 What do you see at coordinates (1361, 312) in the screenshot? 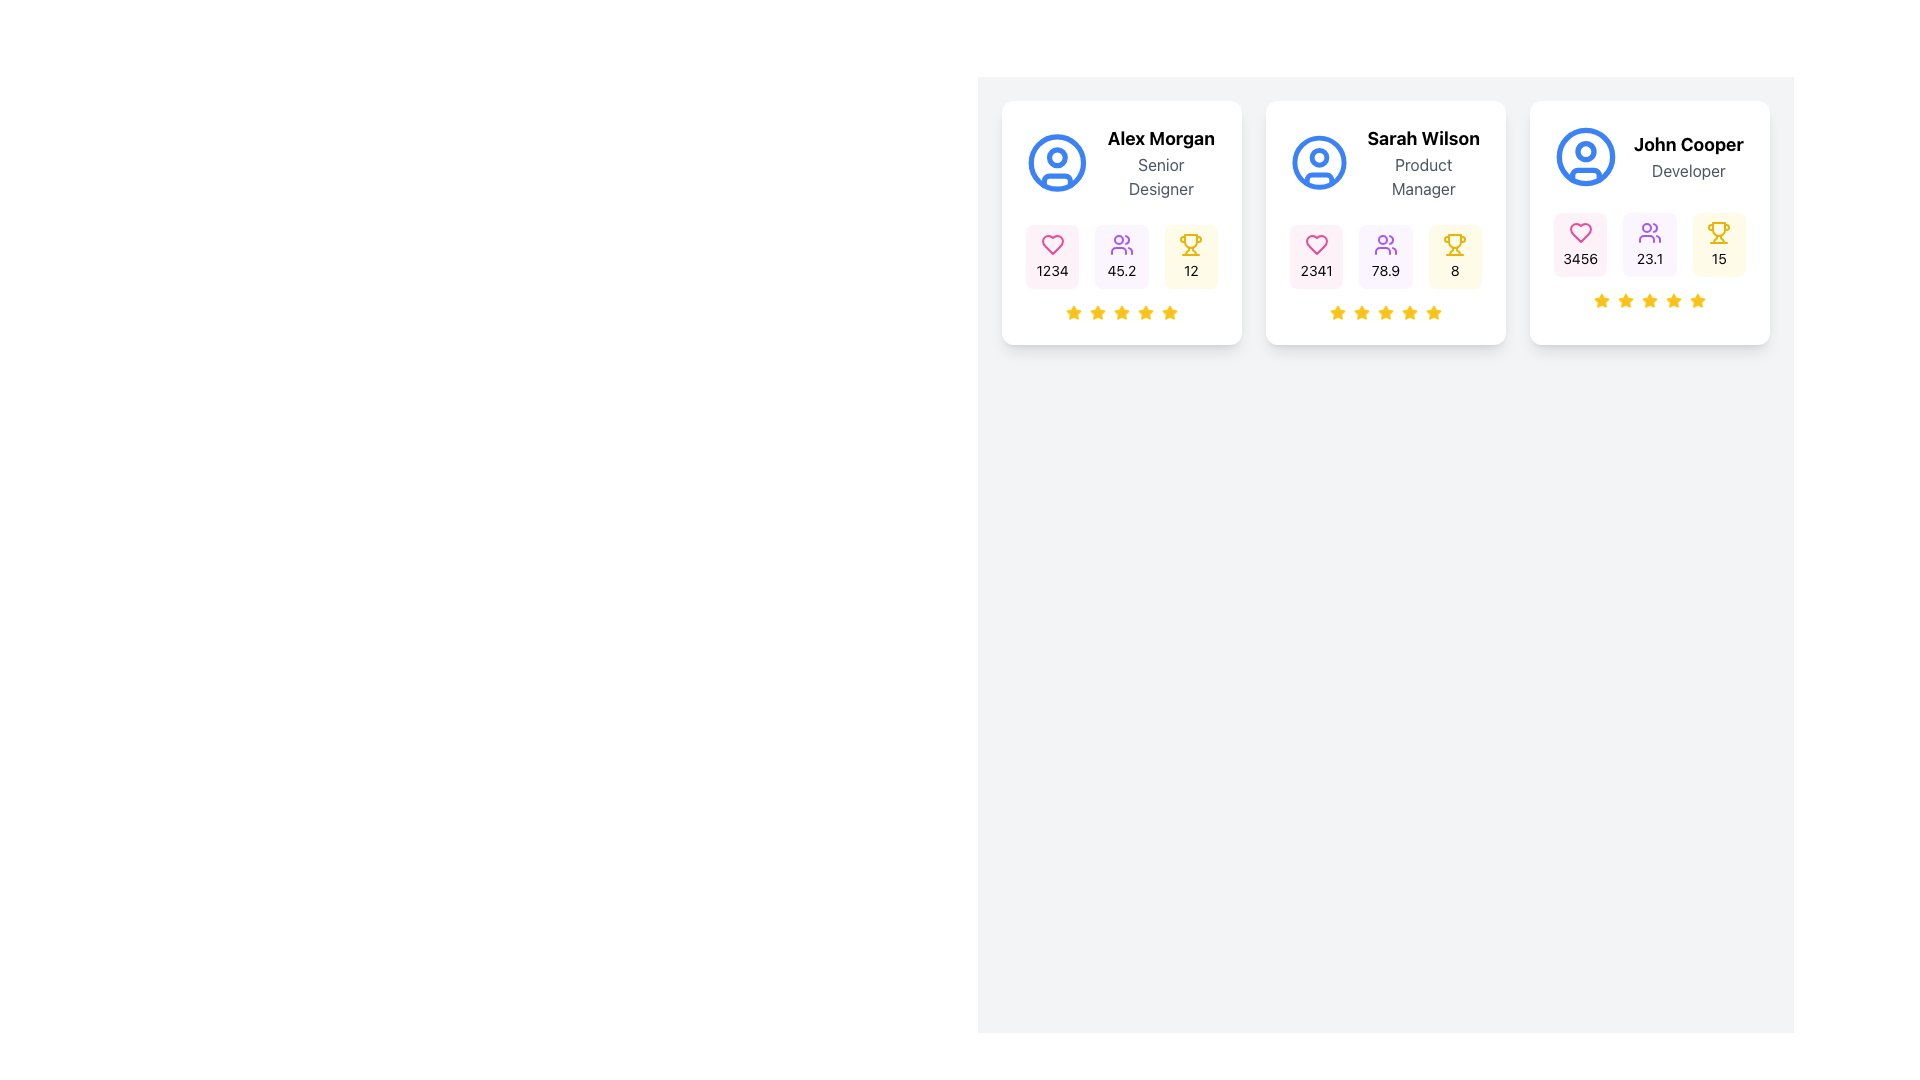
I see `the third star-shaped icon with a vibrant yellow fill in the rating system below the user statistics for 'Sarah Wilson'` at bounding box center [1361, 312].